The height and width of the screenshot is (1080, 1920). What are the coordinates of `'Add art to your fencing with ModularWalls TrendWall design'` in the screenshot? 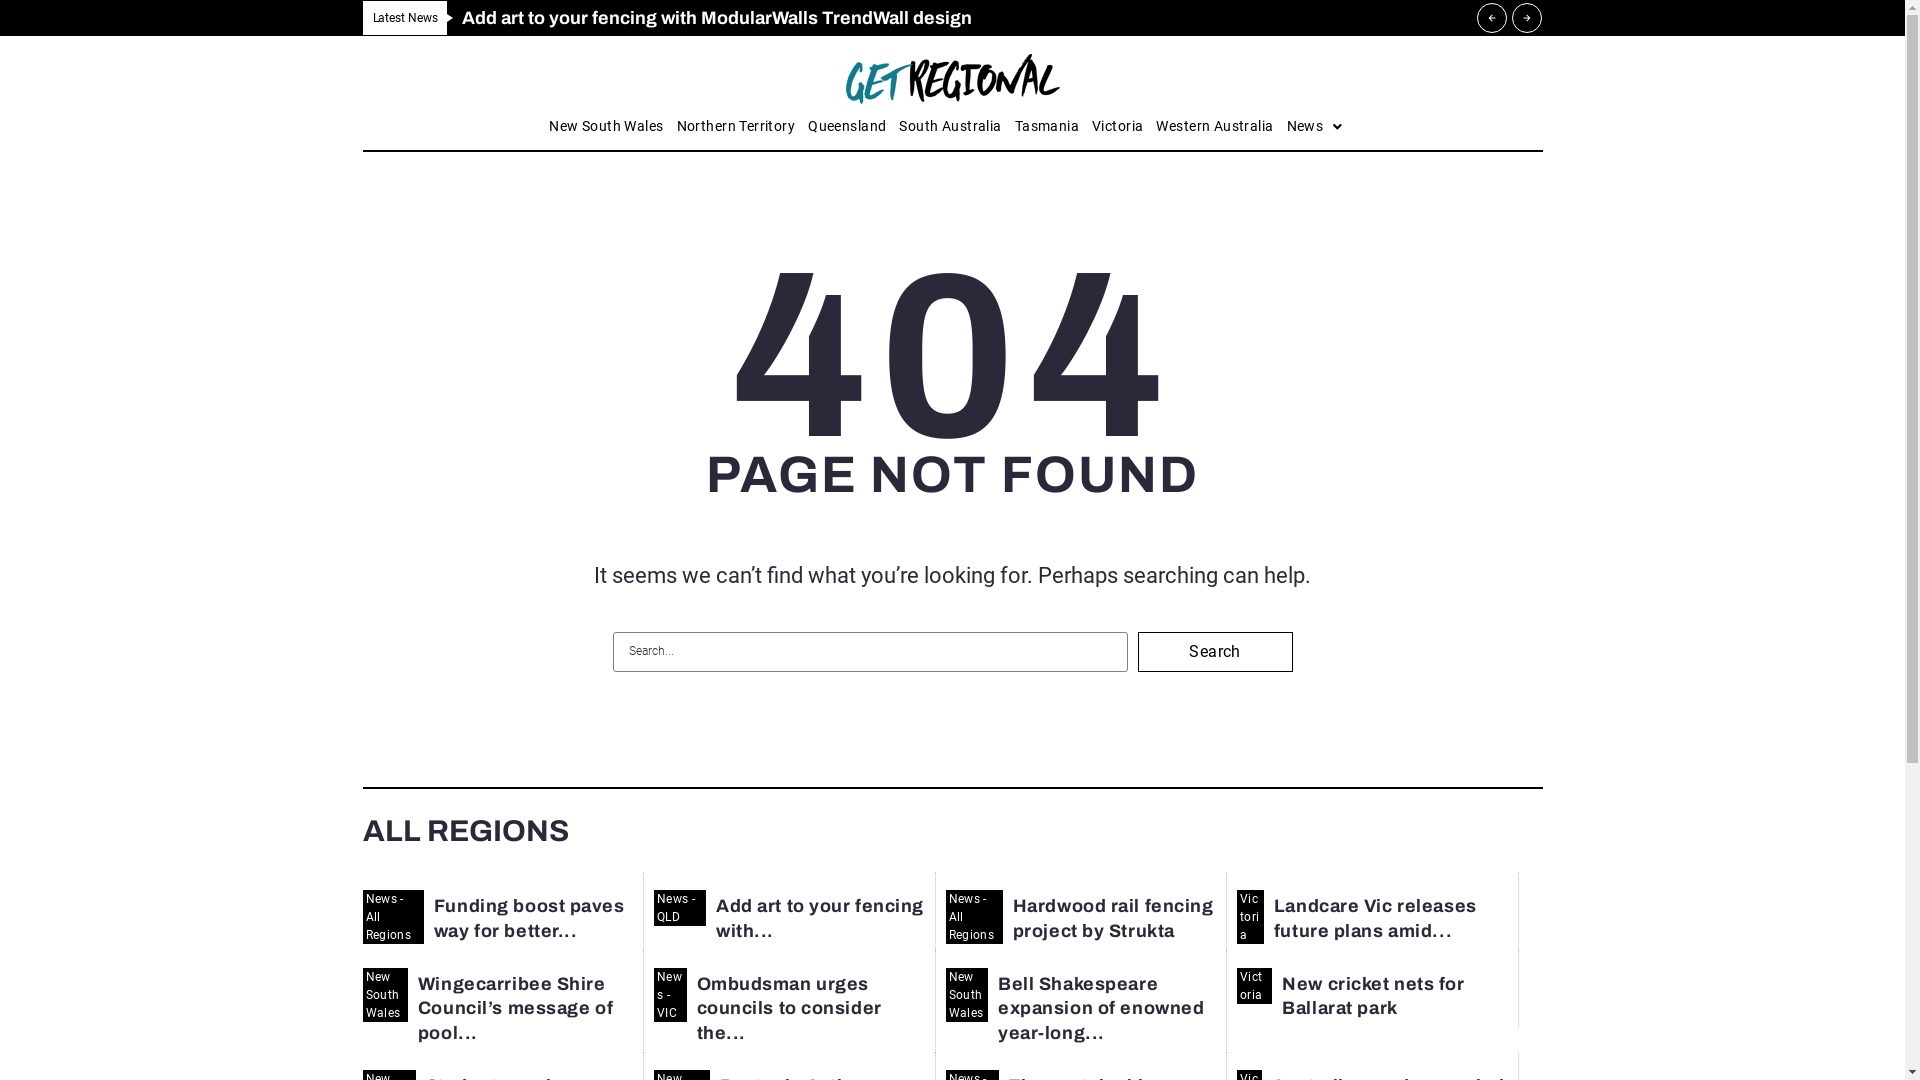 It's located at (716, 18).